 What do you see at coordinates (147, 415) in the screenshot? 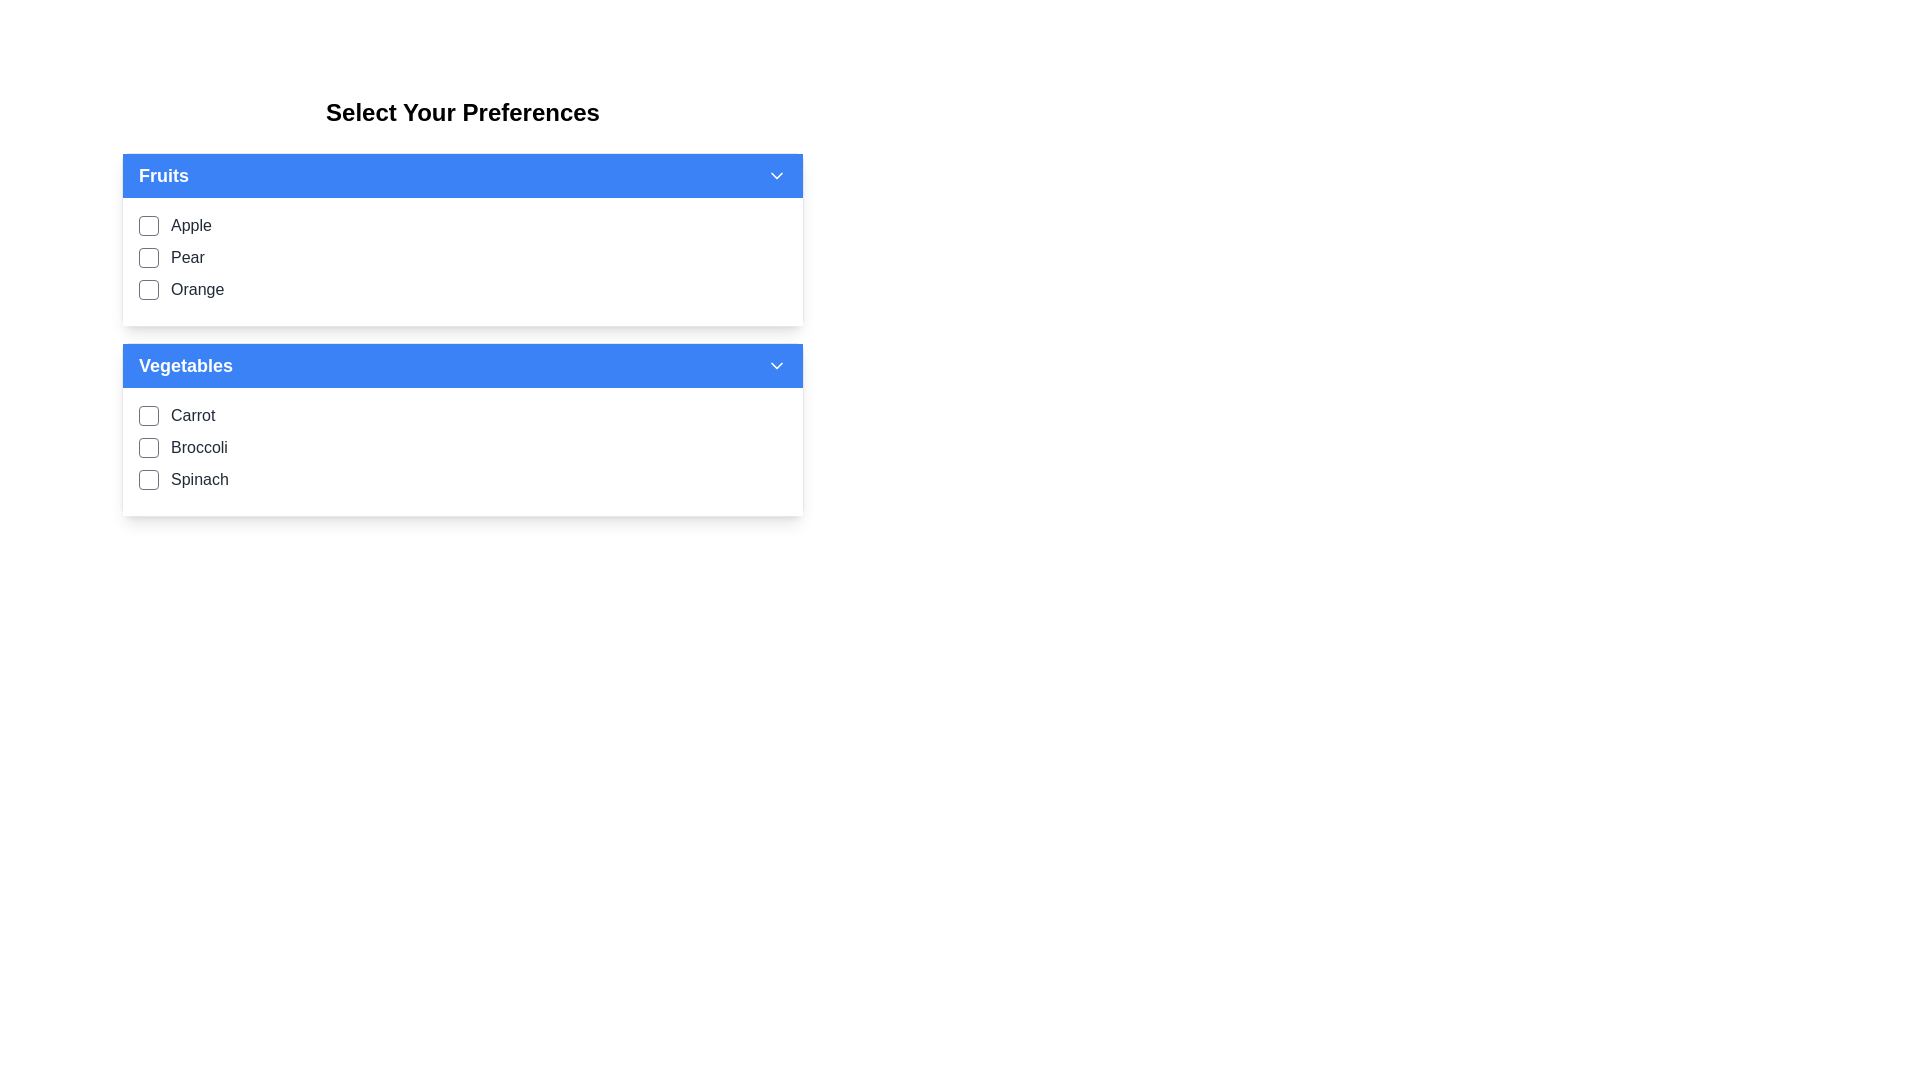
I see `the checkbox for the 'Carrot' option in the 'Vegetables' category` at bounding box center [147, 415].